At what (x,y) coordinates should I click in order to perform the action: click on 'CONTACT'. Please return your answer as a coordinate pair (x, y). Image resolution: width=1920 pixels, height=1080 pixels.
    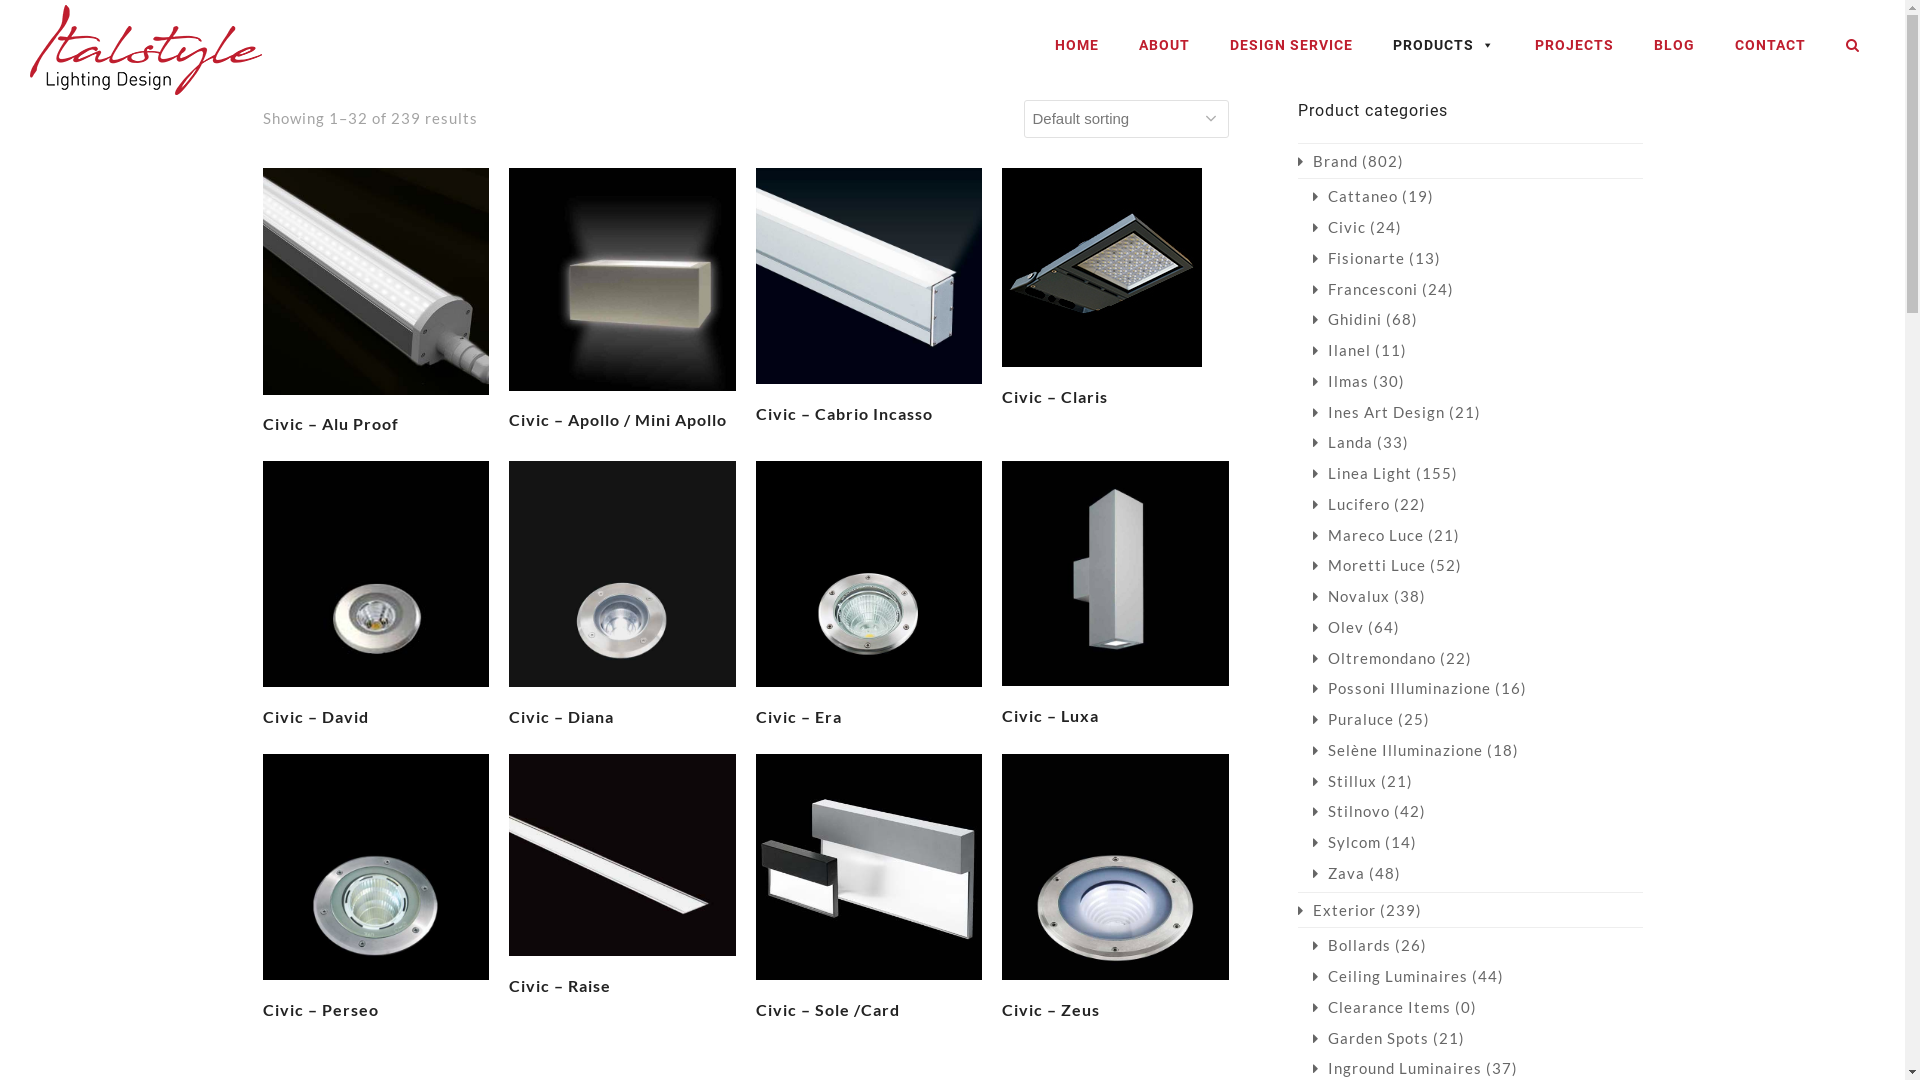
    Looking at the image, I should click on (1723, 45).